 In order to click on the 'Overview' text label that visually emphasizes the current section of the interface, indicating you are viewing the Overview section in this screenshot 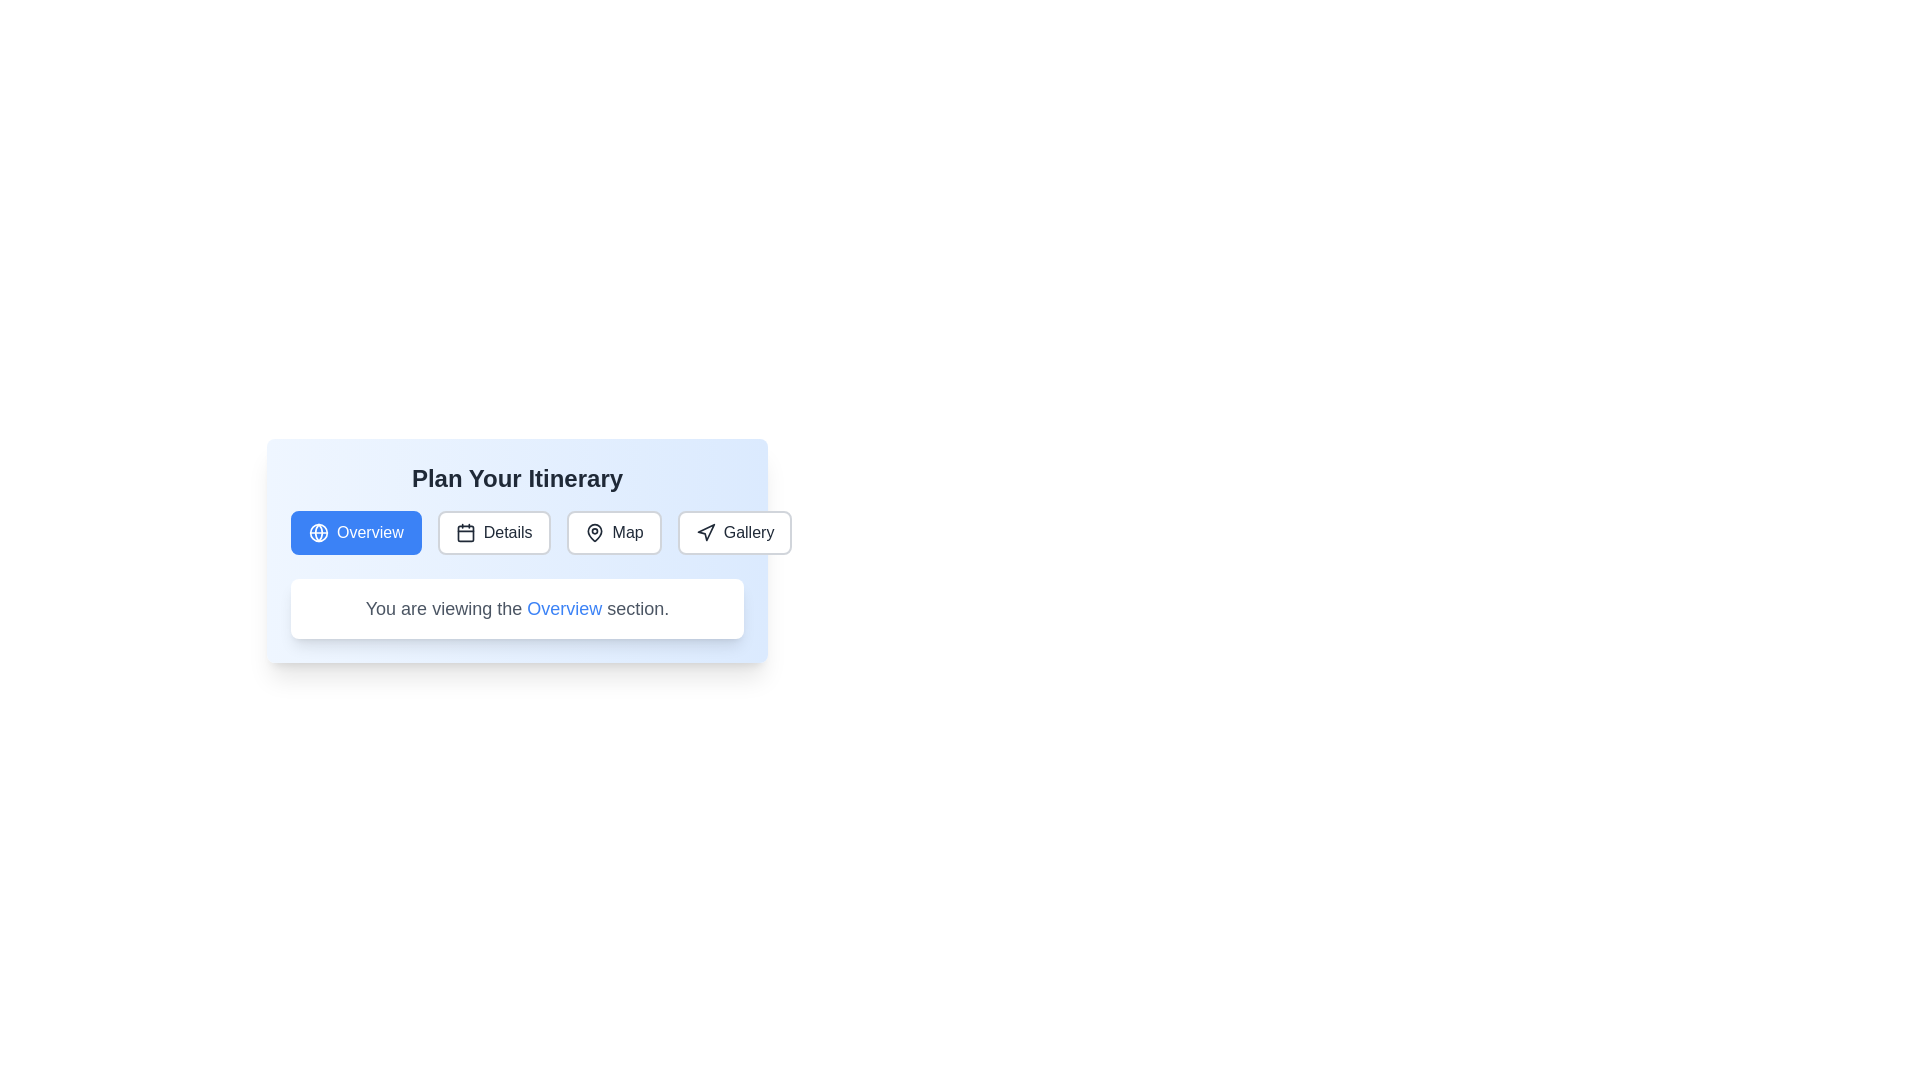, I will do `click(563, 608)`.